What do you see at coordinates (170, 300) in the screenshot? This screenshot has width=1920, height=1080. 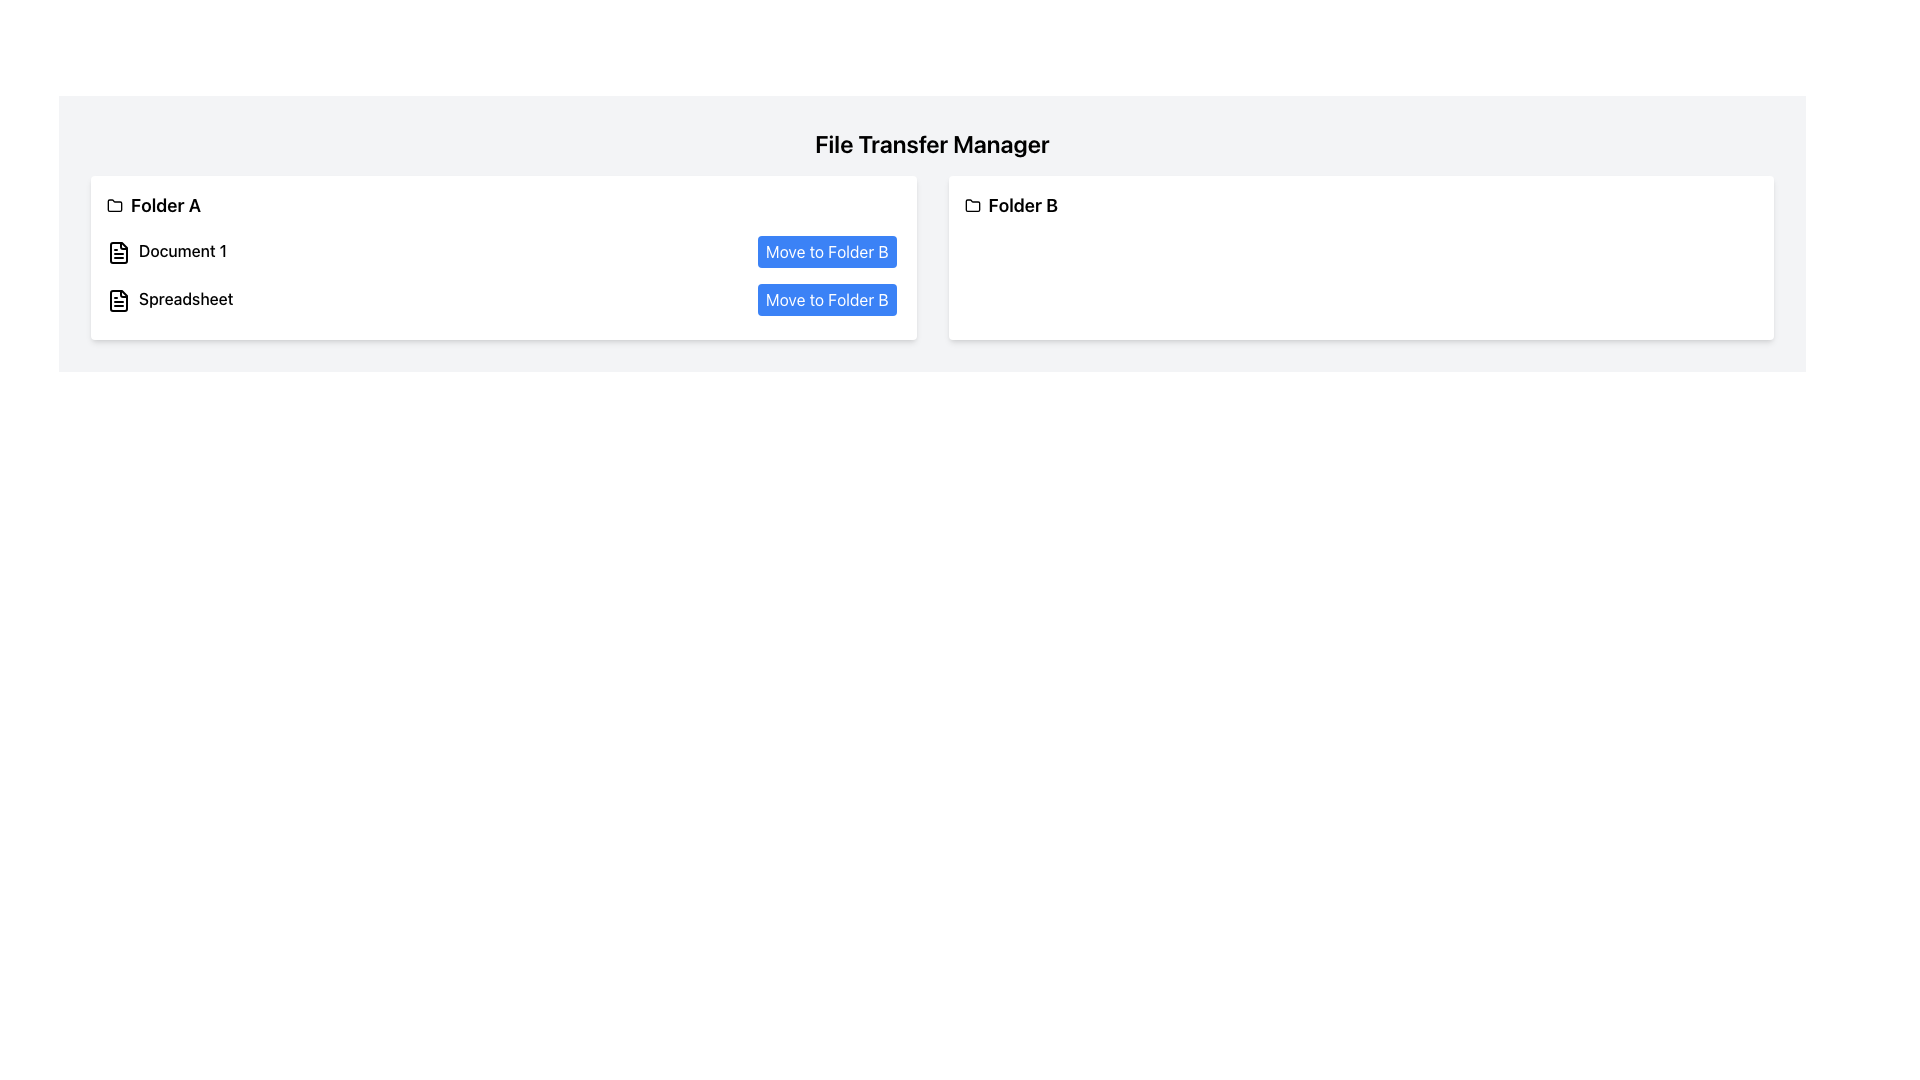 I see `the 'Spreadsheet' label element, which is styled in bold medium font and is located within the white card labeled 'Folder A', positioned below 'Document 1'` at bounding box center [170, 300].